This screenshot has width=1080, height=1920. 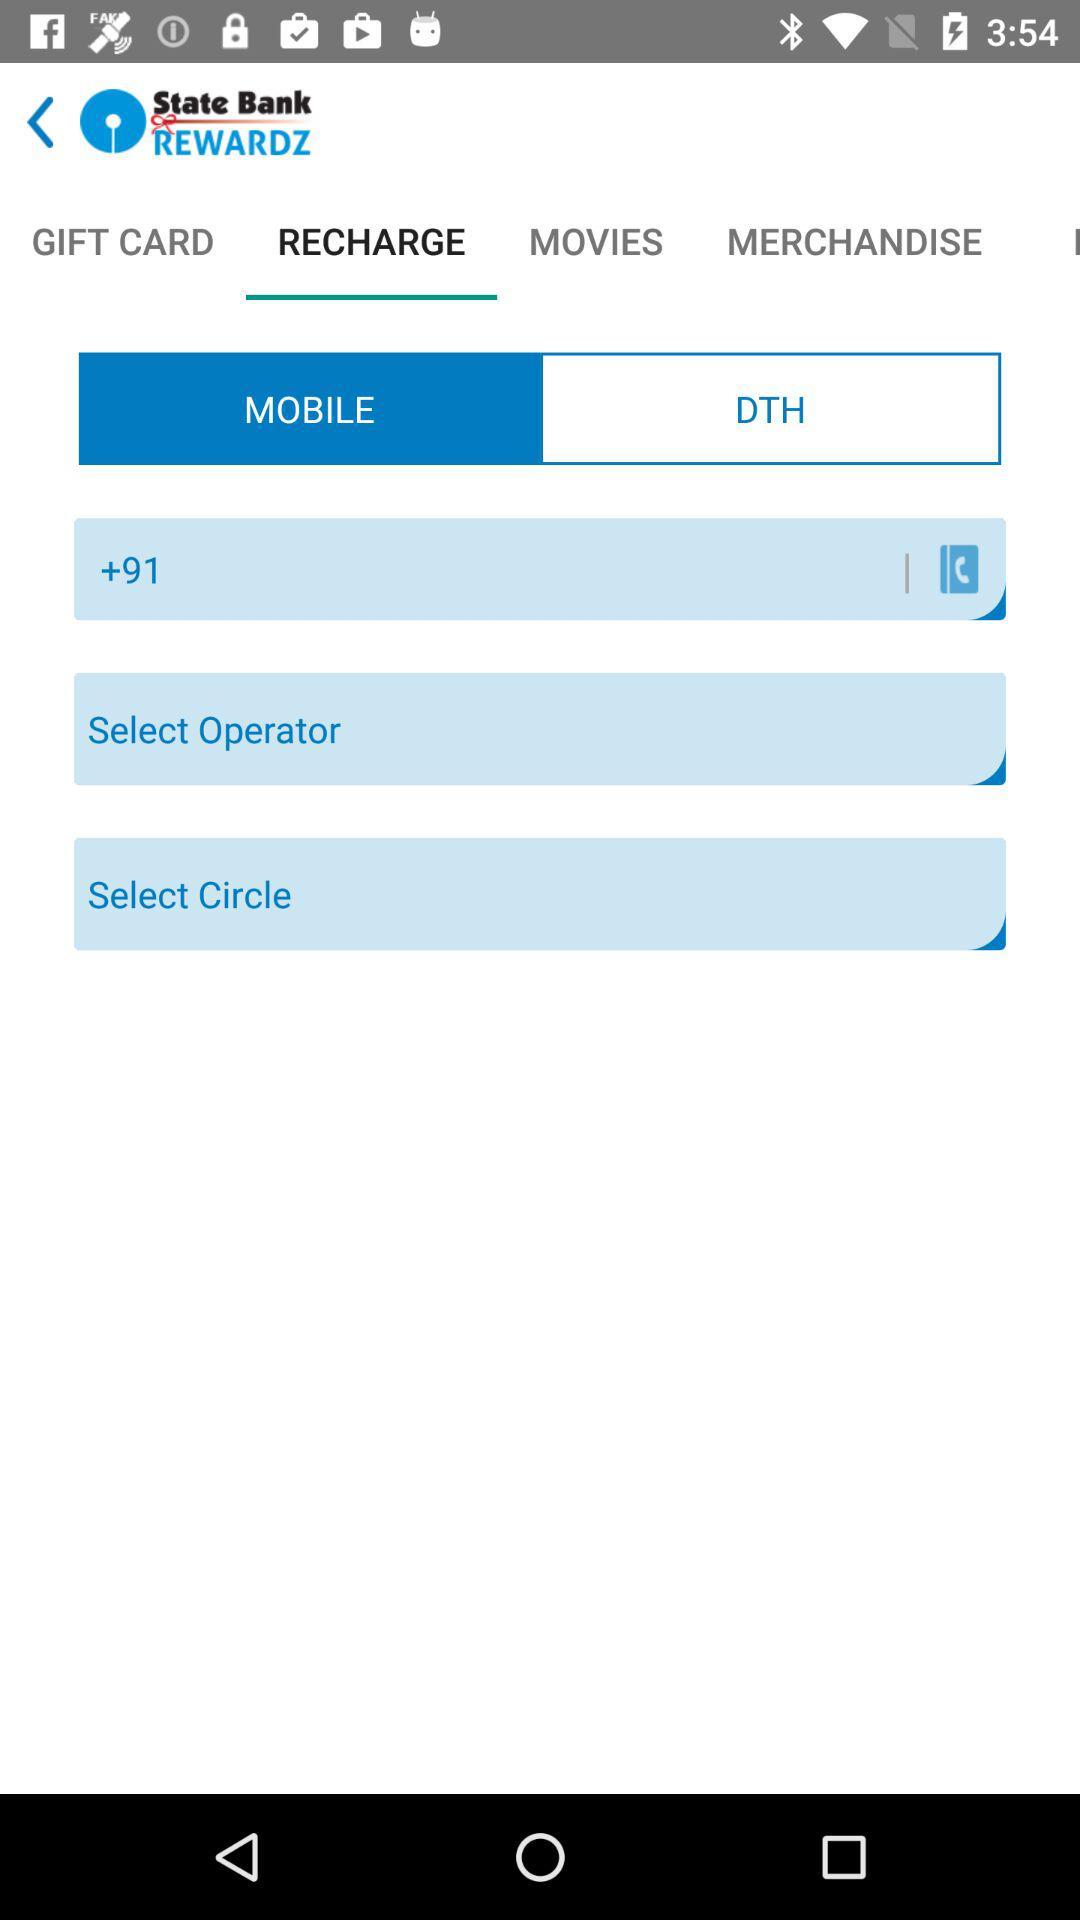 I want to click on icon to the right of mobile item, so click(x=769, y=407).